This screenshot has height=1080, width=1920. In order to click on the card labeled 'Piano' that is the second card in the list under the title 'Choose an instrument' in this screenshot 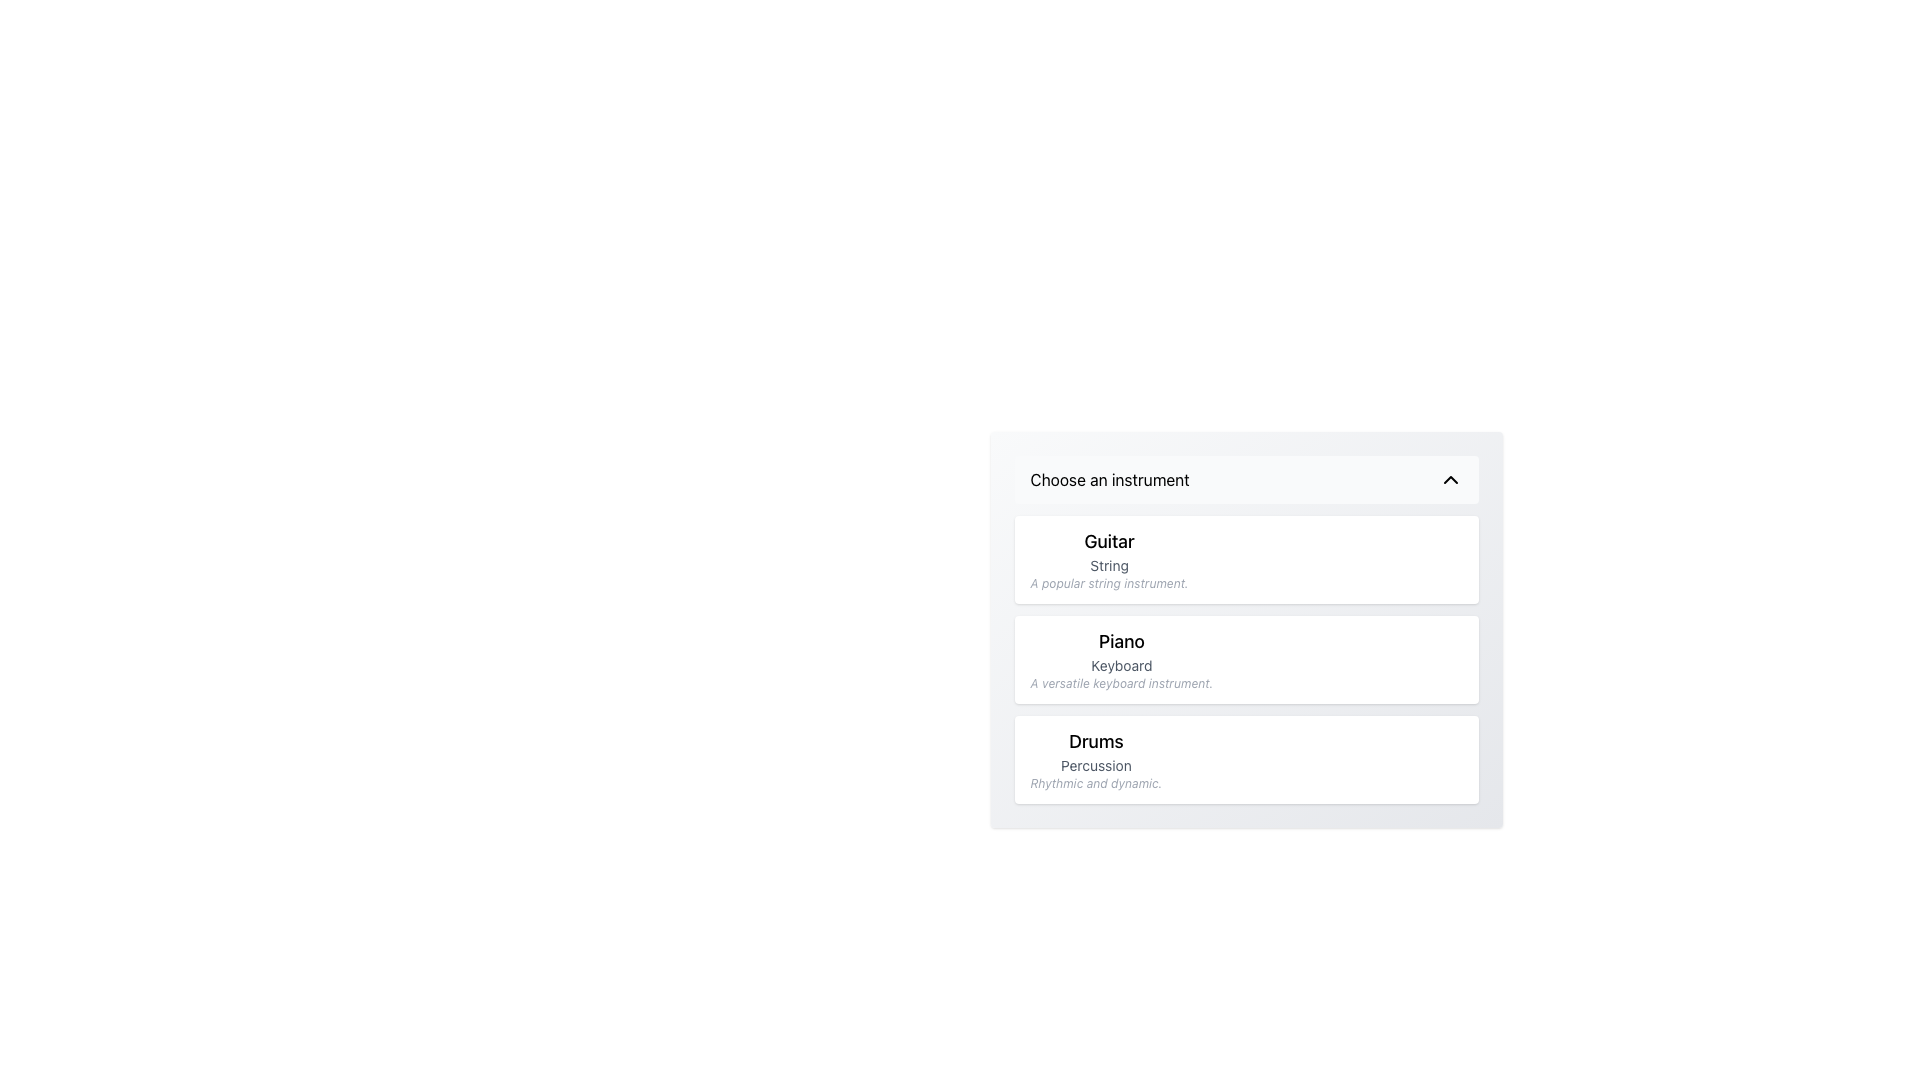, I will do `click(1245, 659)`.